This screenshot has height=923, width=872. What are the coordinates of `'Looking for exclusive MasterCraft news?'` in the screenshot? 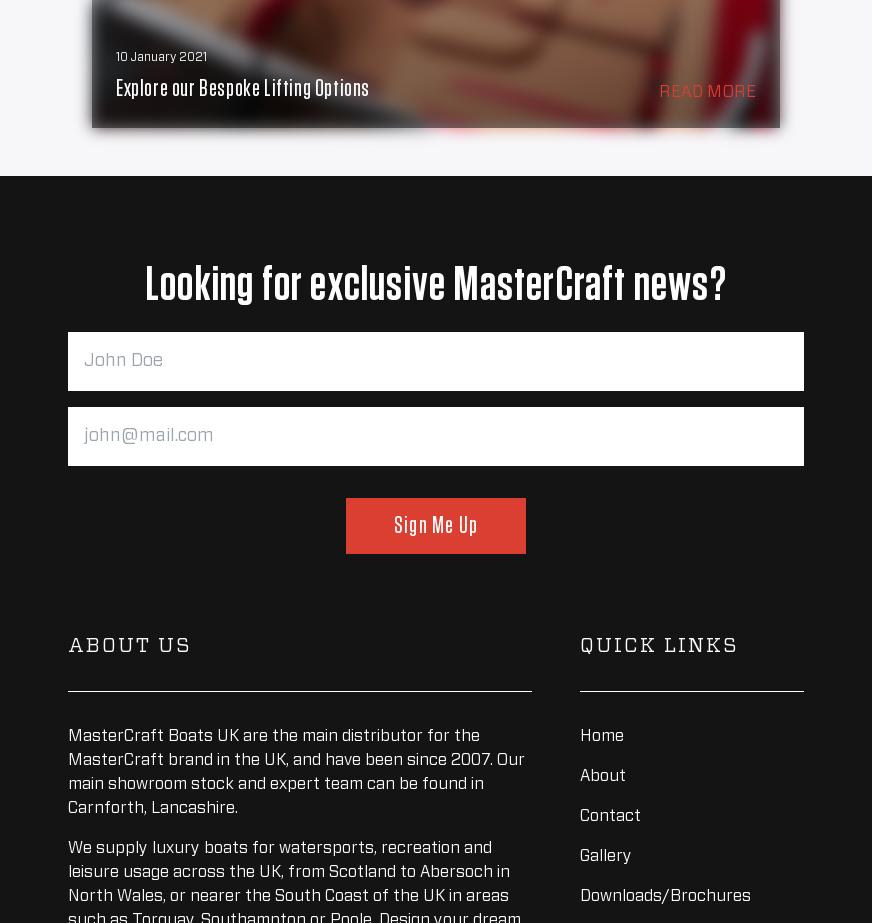 It's located at (435, 286).